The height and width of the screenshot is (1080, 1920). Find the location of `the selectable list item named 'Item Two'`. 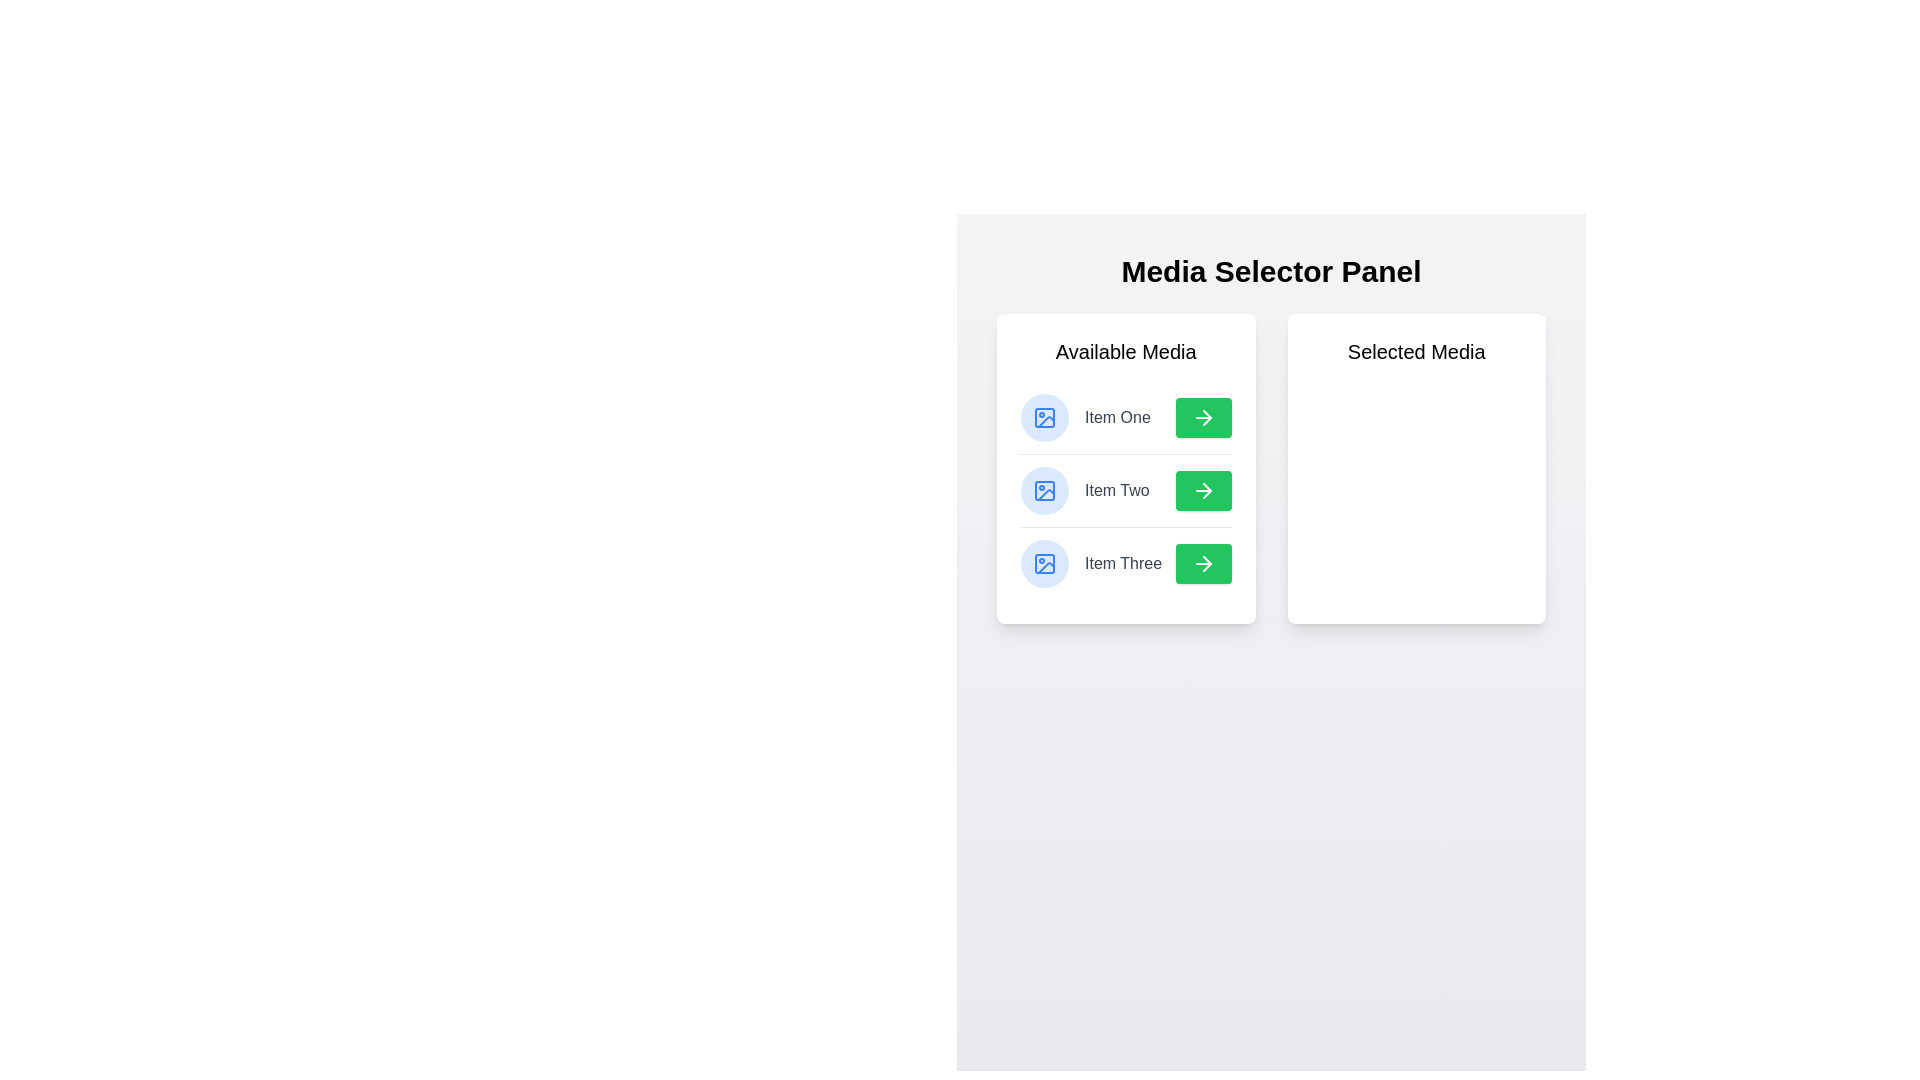

the selectable list item named 'Item Two' is located at coordinates (1084, 490).